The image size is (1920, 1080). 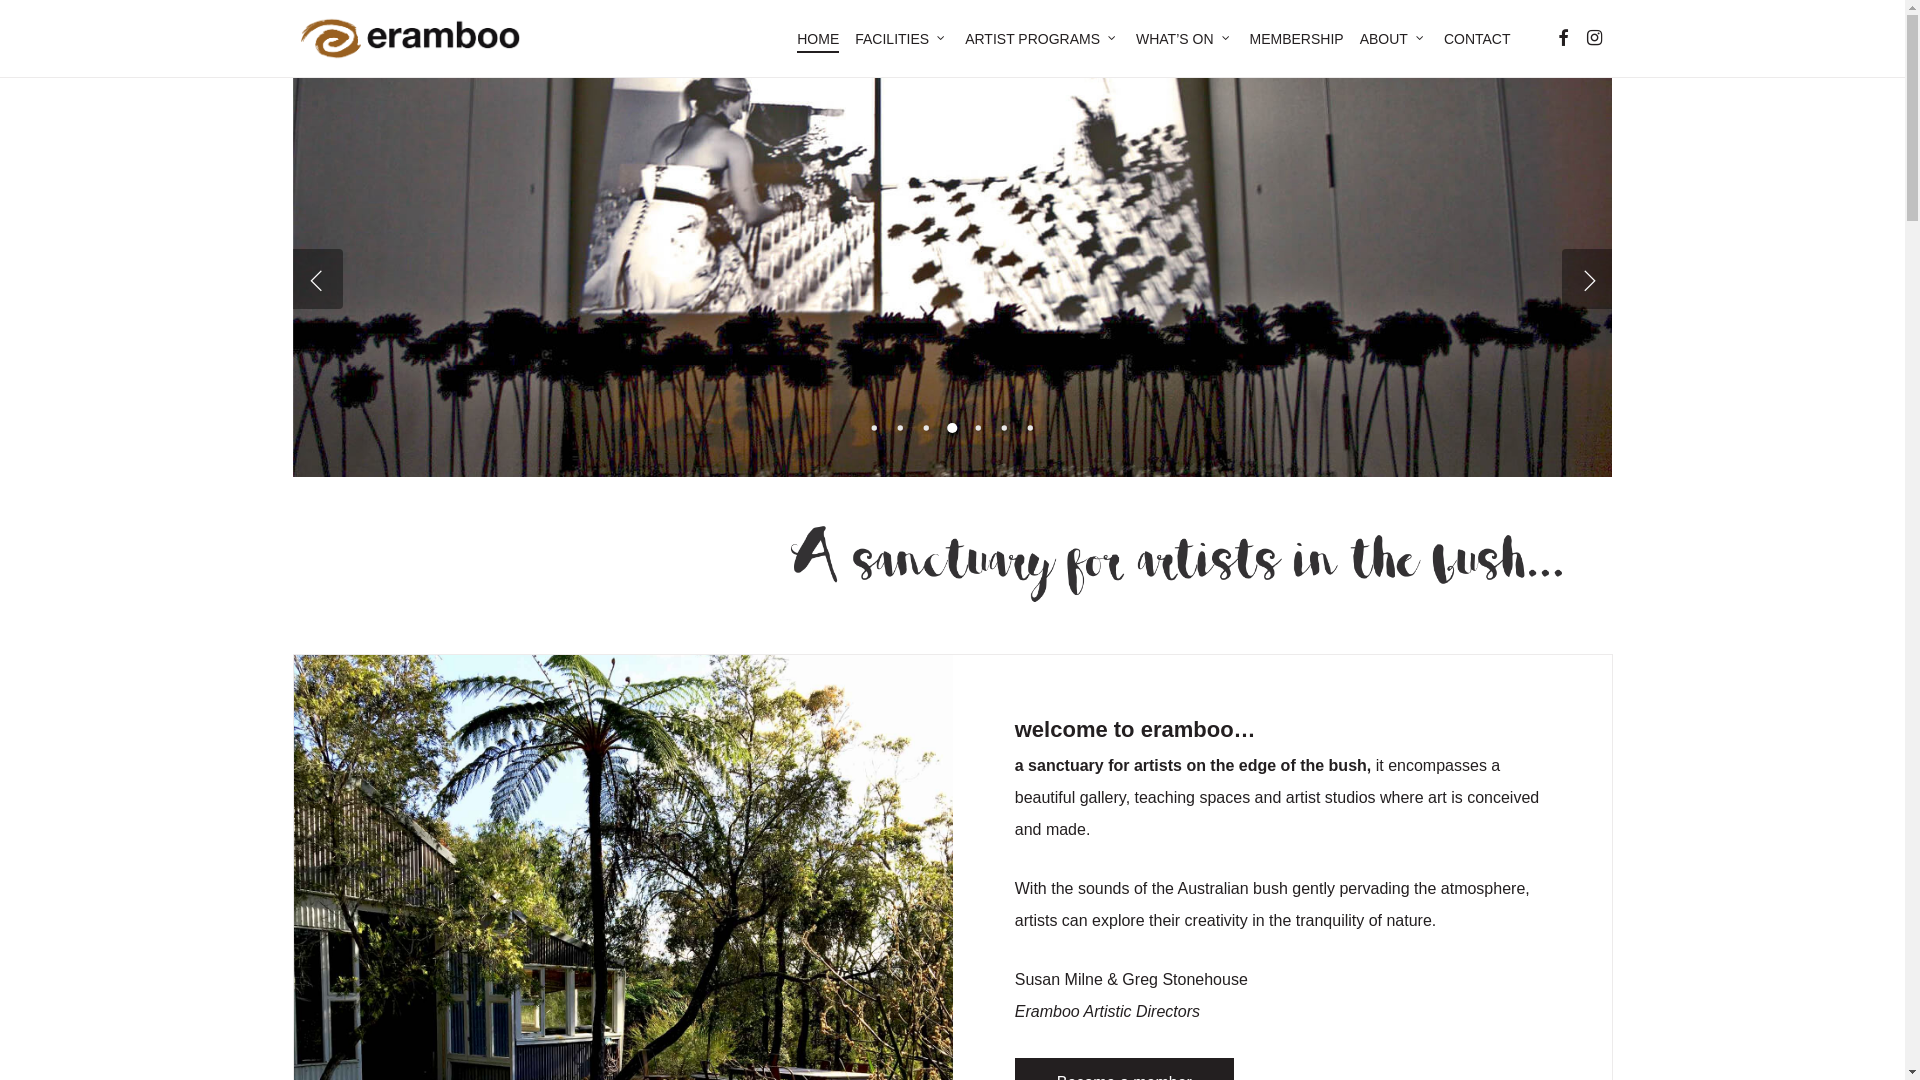 I want to click on 'HOME', so click(x=817, y=38).